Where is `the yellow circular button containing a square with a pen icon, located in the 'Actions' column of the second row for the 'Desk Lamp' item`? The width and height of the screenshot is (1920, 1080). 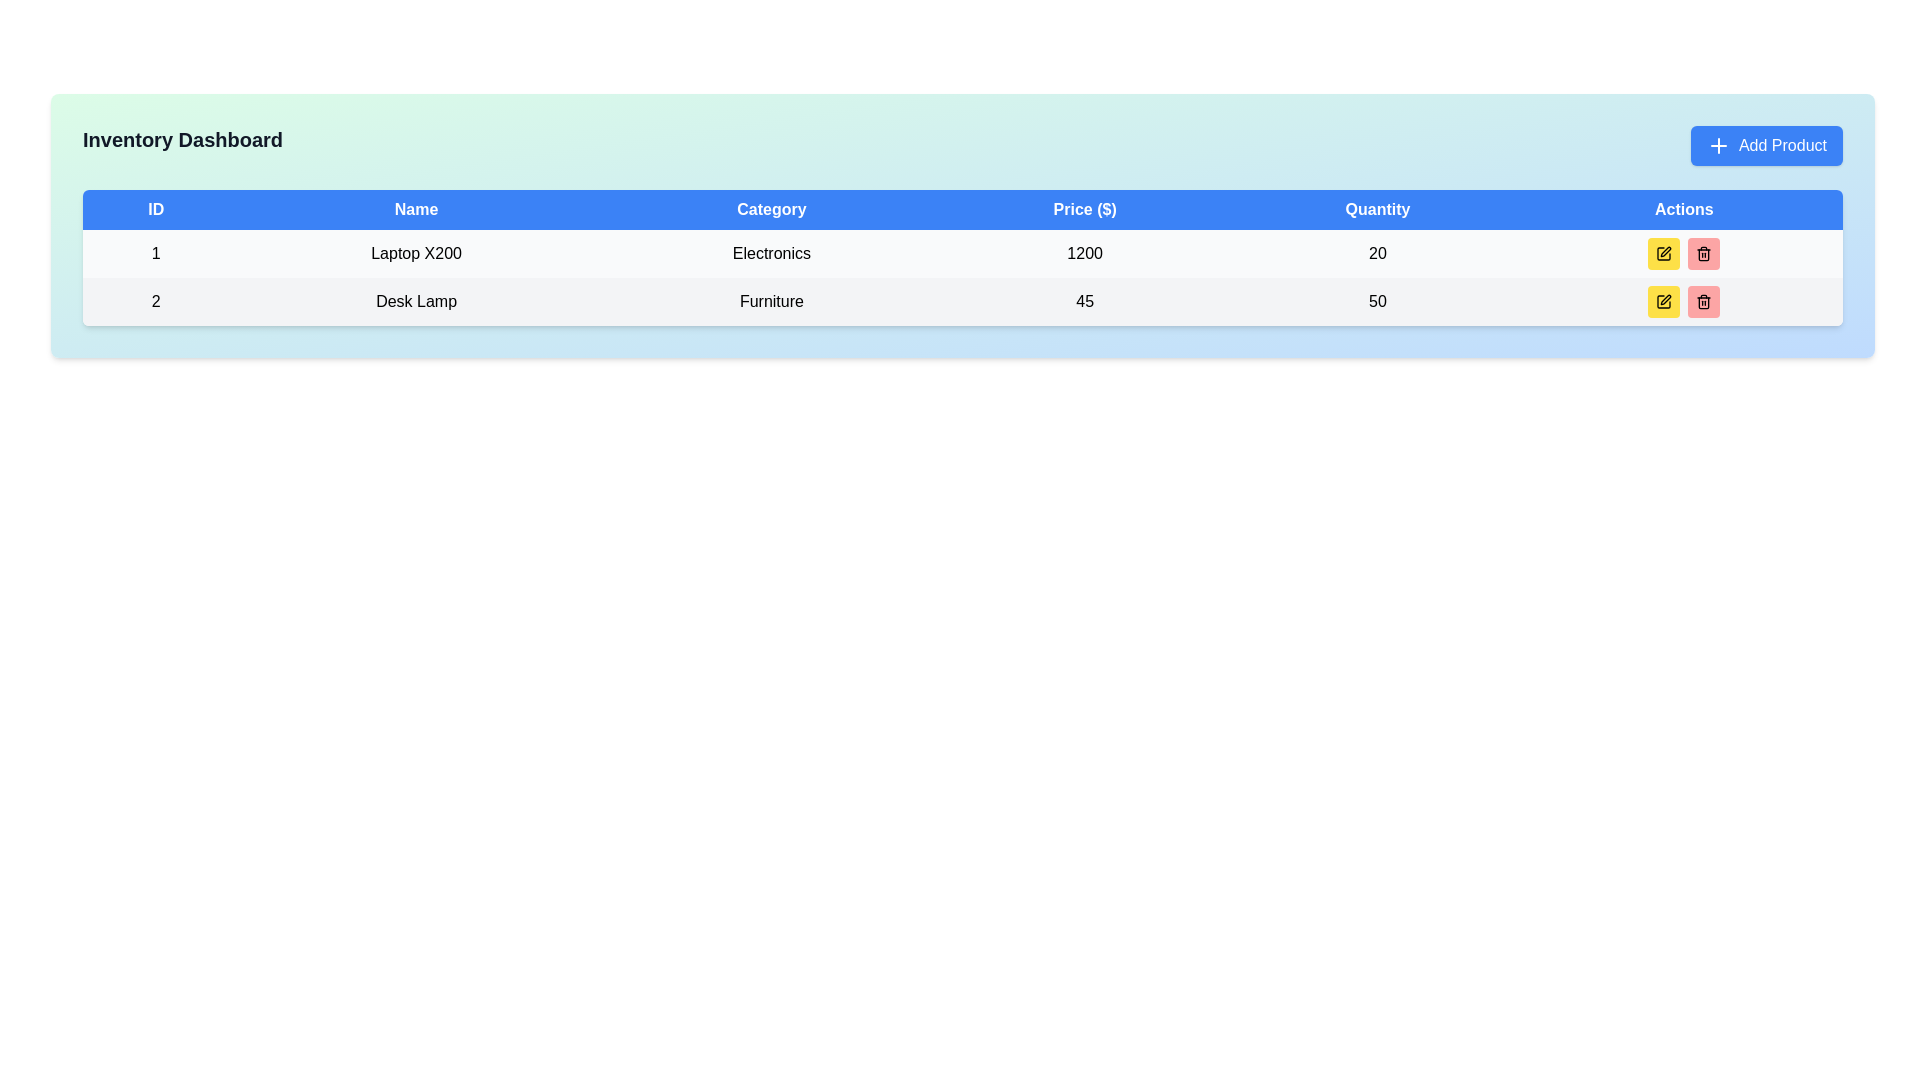 the yellow circular button containing a square with a pen icon, located in the 'Actions' column of the second row for the 'Desk Lamp' item is located at coordinates (1664, 301).